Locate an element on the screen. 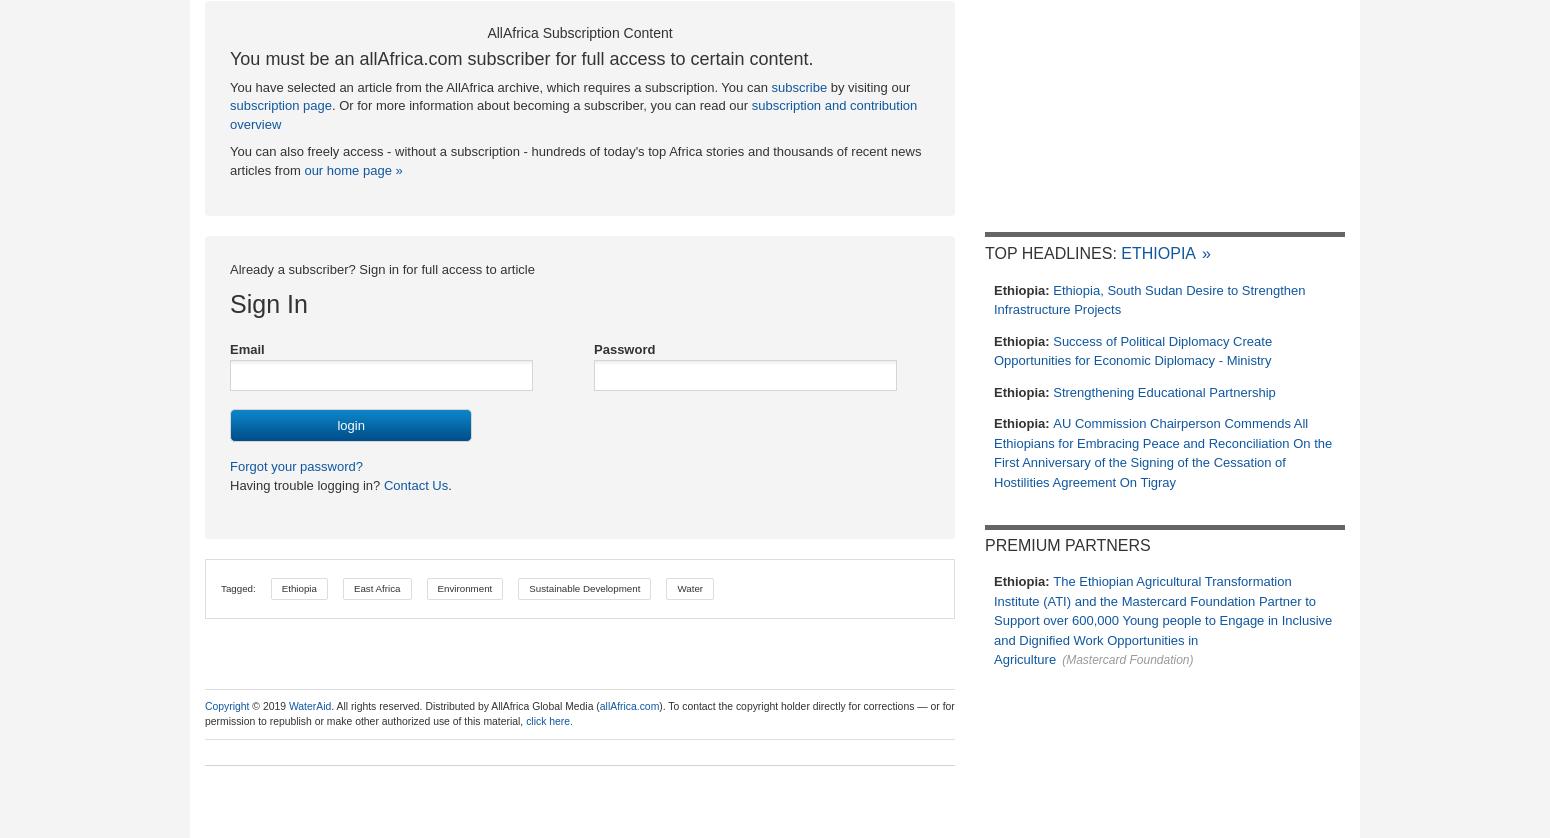 This screenshot has height=838, width=1550. 'click here.' is located at coordinates (549, 719).